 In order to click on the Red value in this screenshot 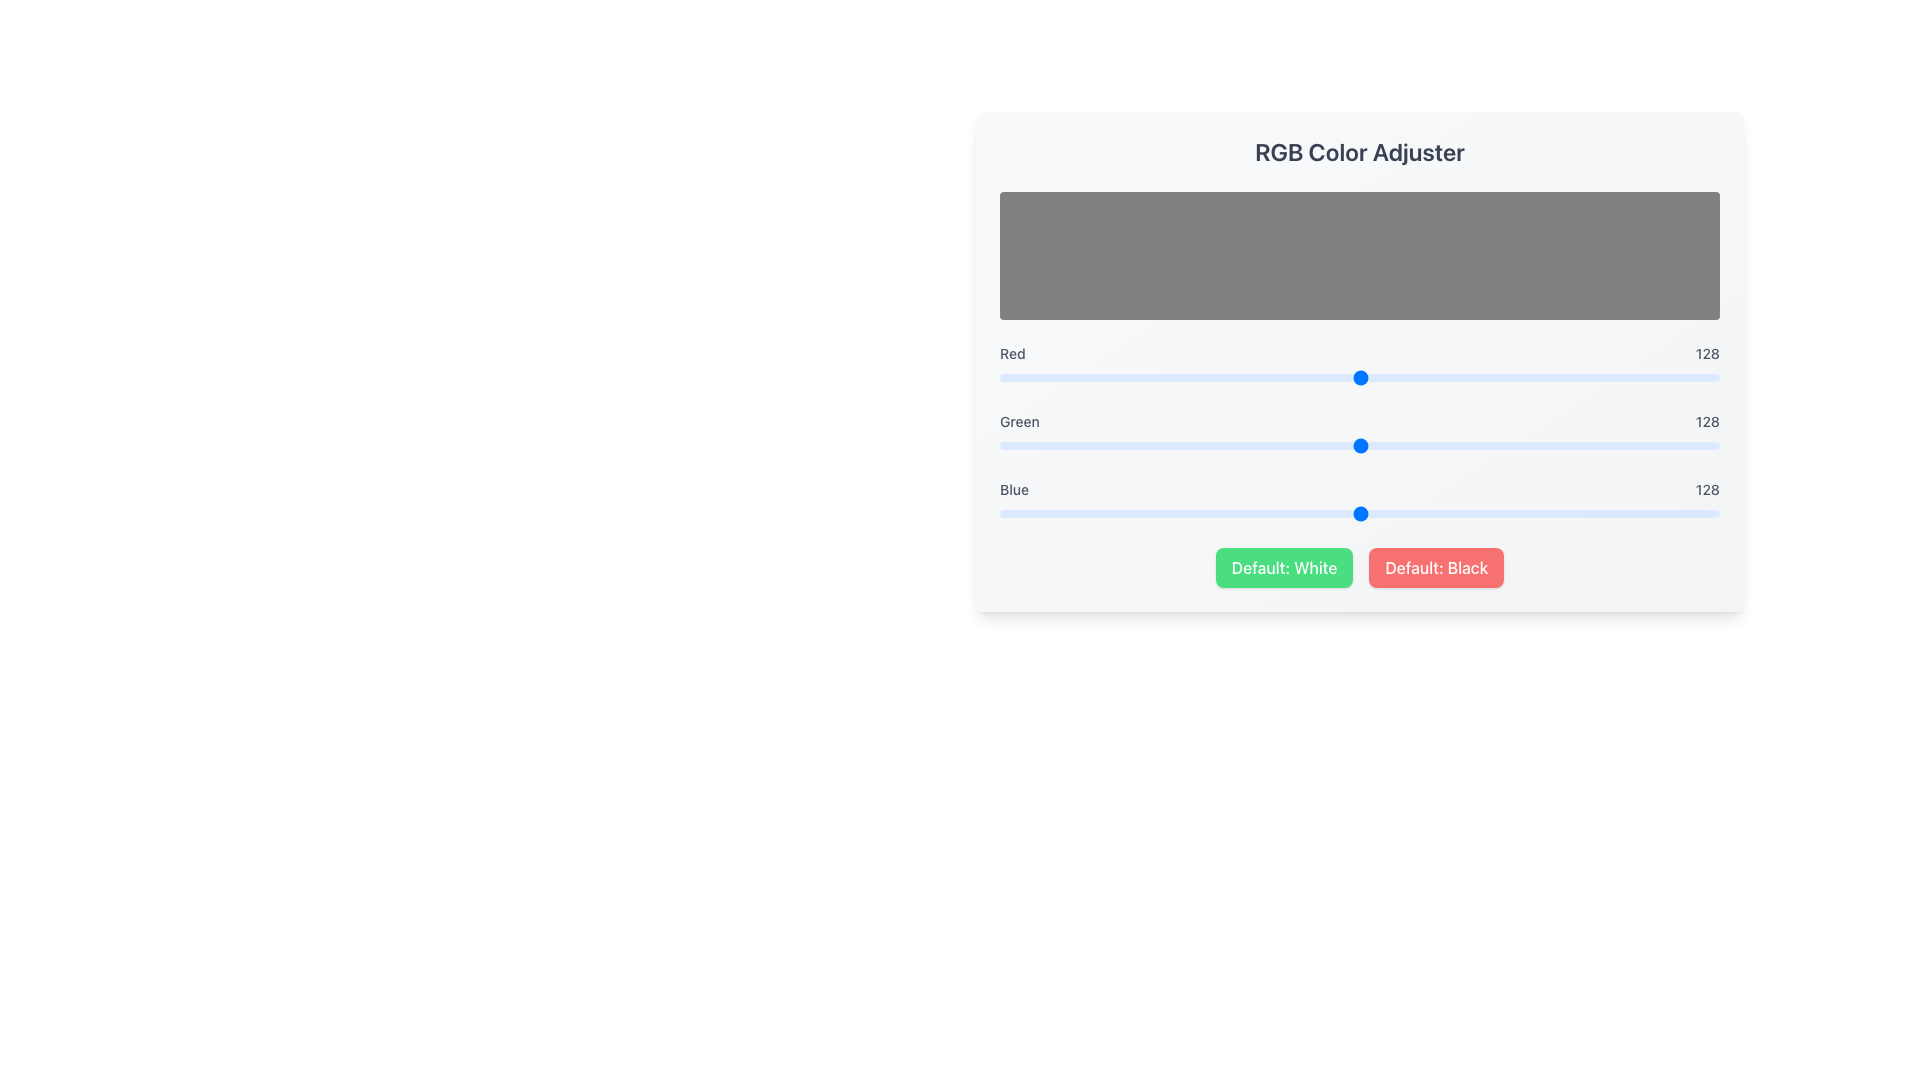, I will do `click(1592, 378)`.